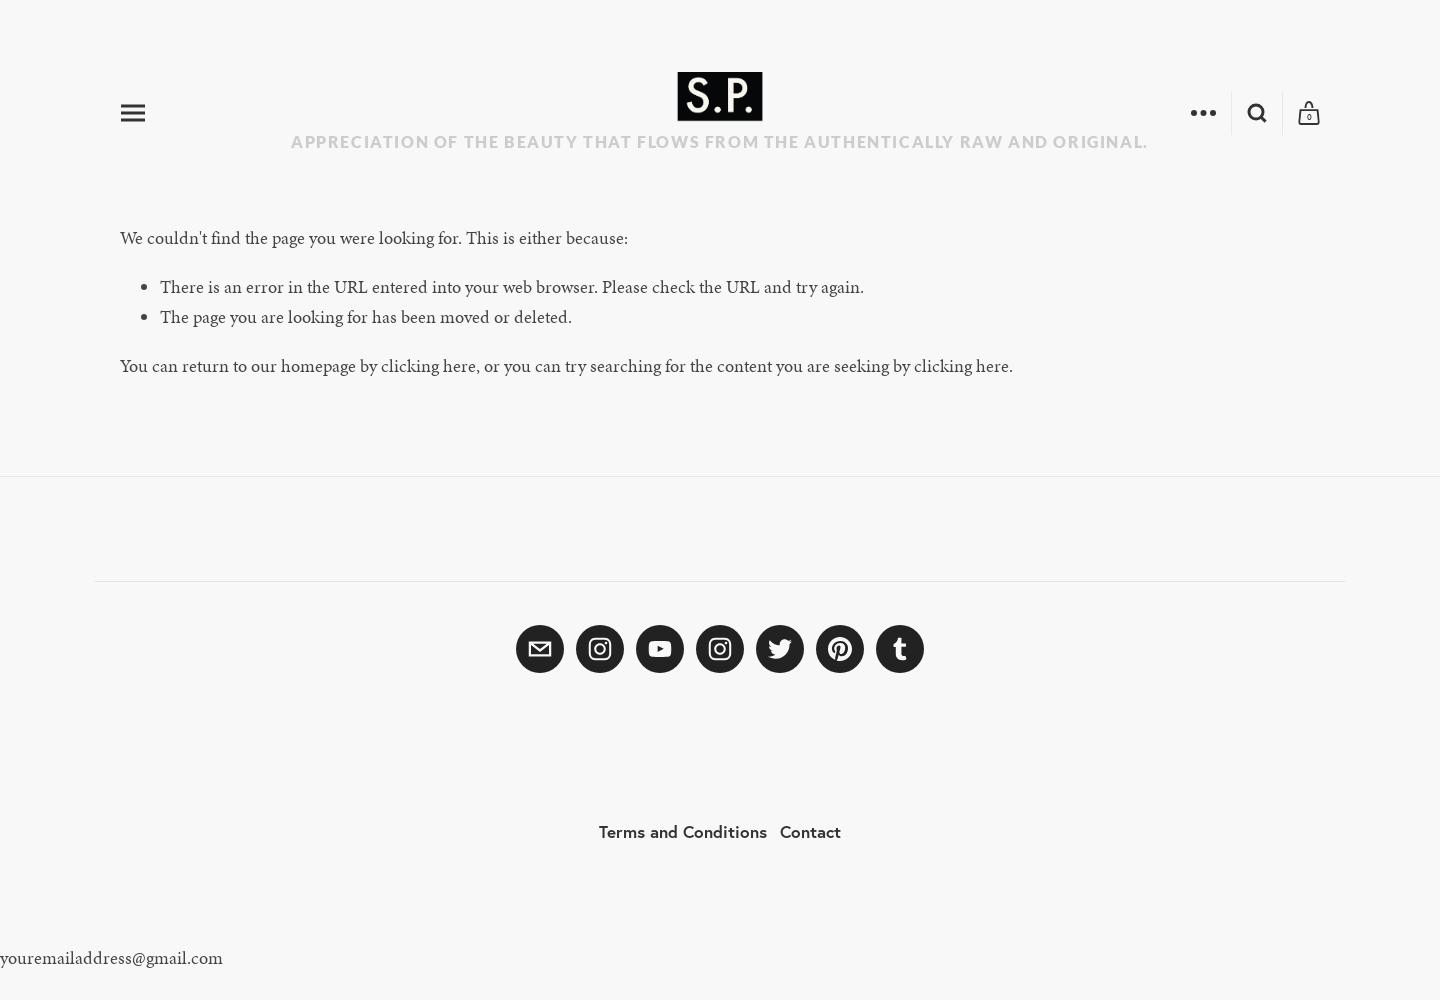 Image resolution: width=1440 pixels, height=1000 pixels. What do you see at coordinates (1010, 363) in the screenshot?
I see `'.'` at bounding box center [1010, 363].